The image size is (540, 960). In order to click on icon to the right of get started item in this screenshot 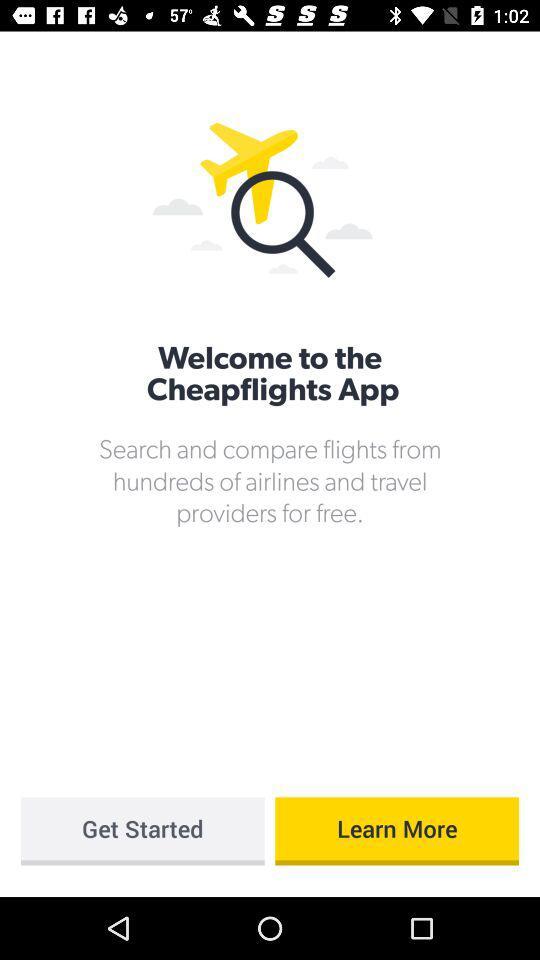, I will do `click(397, 831)`.